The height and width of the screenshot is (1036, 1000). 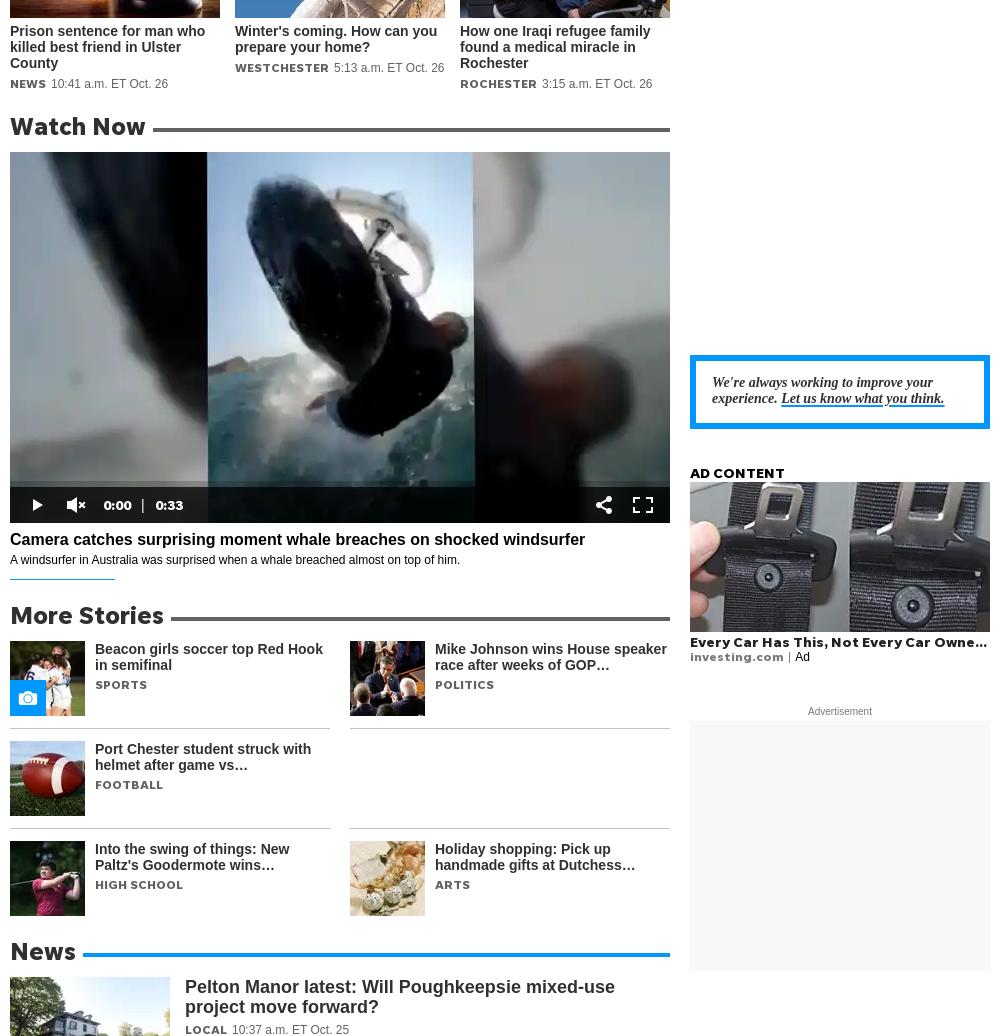 What do you see at coordinates (535, 856) in the screenshot?
I see `'Holiday shopping: Pick up handmade gifts at Dutchess…'` at bounding box center [535, 856].